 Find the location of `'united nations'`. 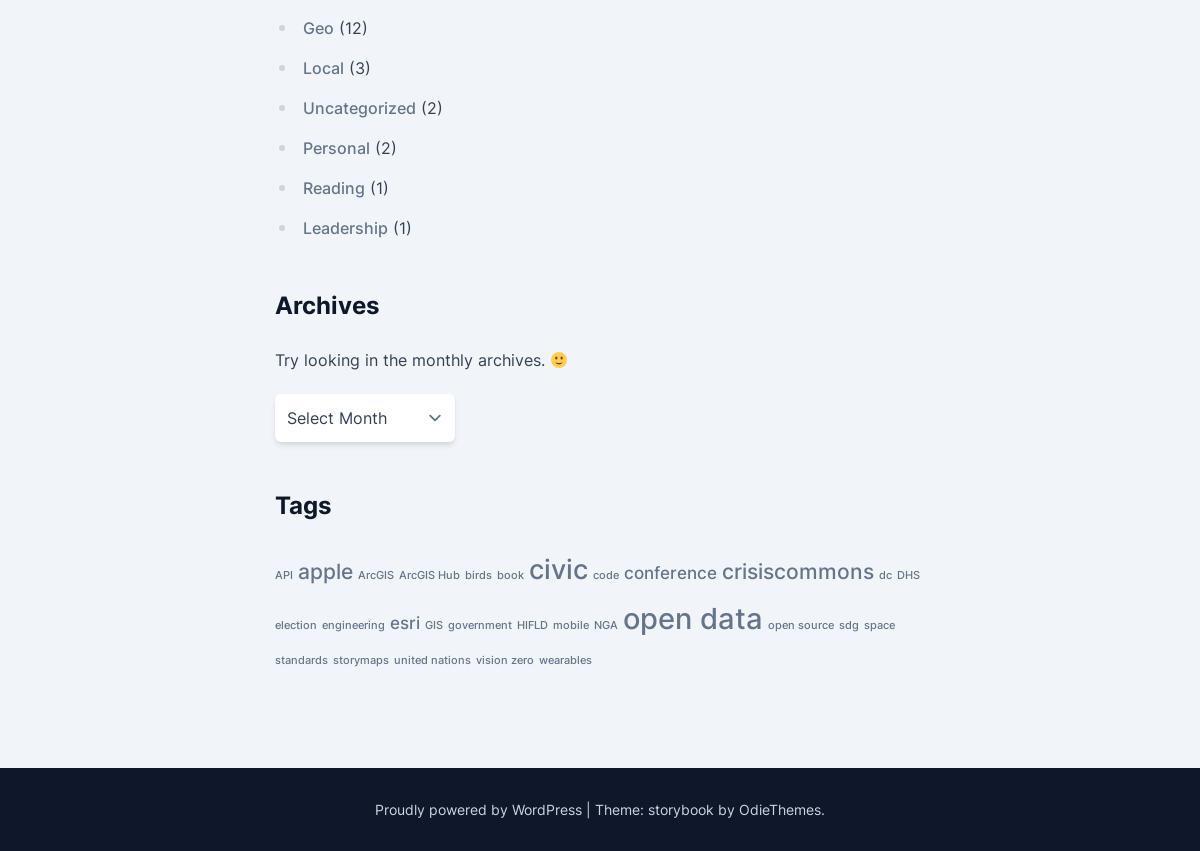

'united nations' is located at coordinates (432, 660).